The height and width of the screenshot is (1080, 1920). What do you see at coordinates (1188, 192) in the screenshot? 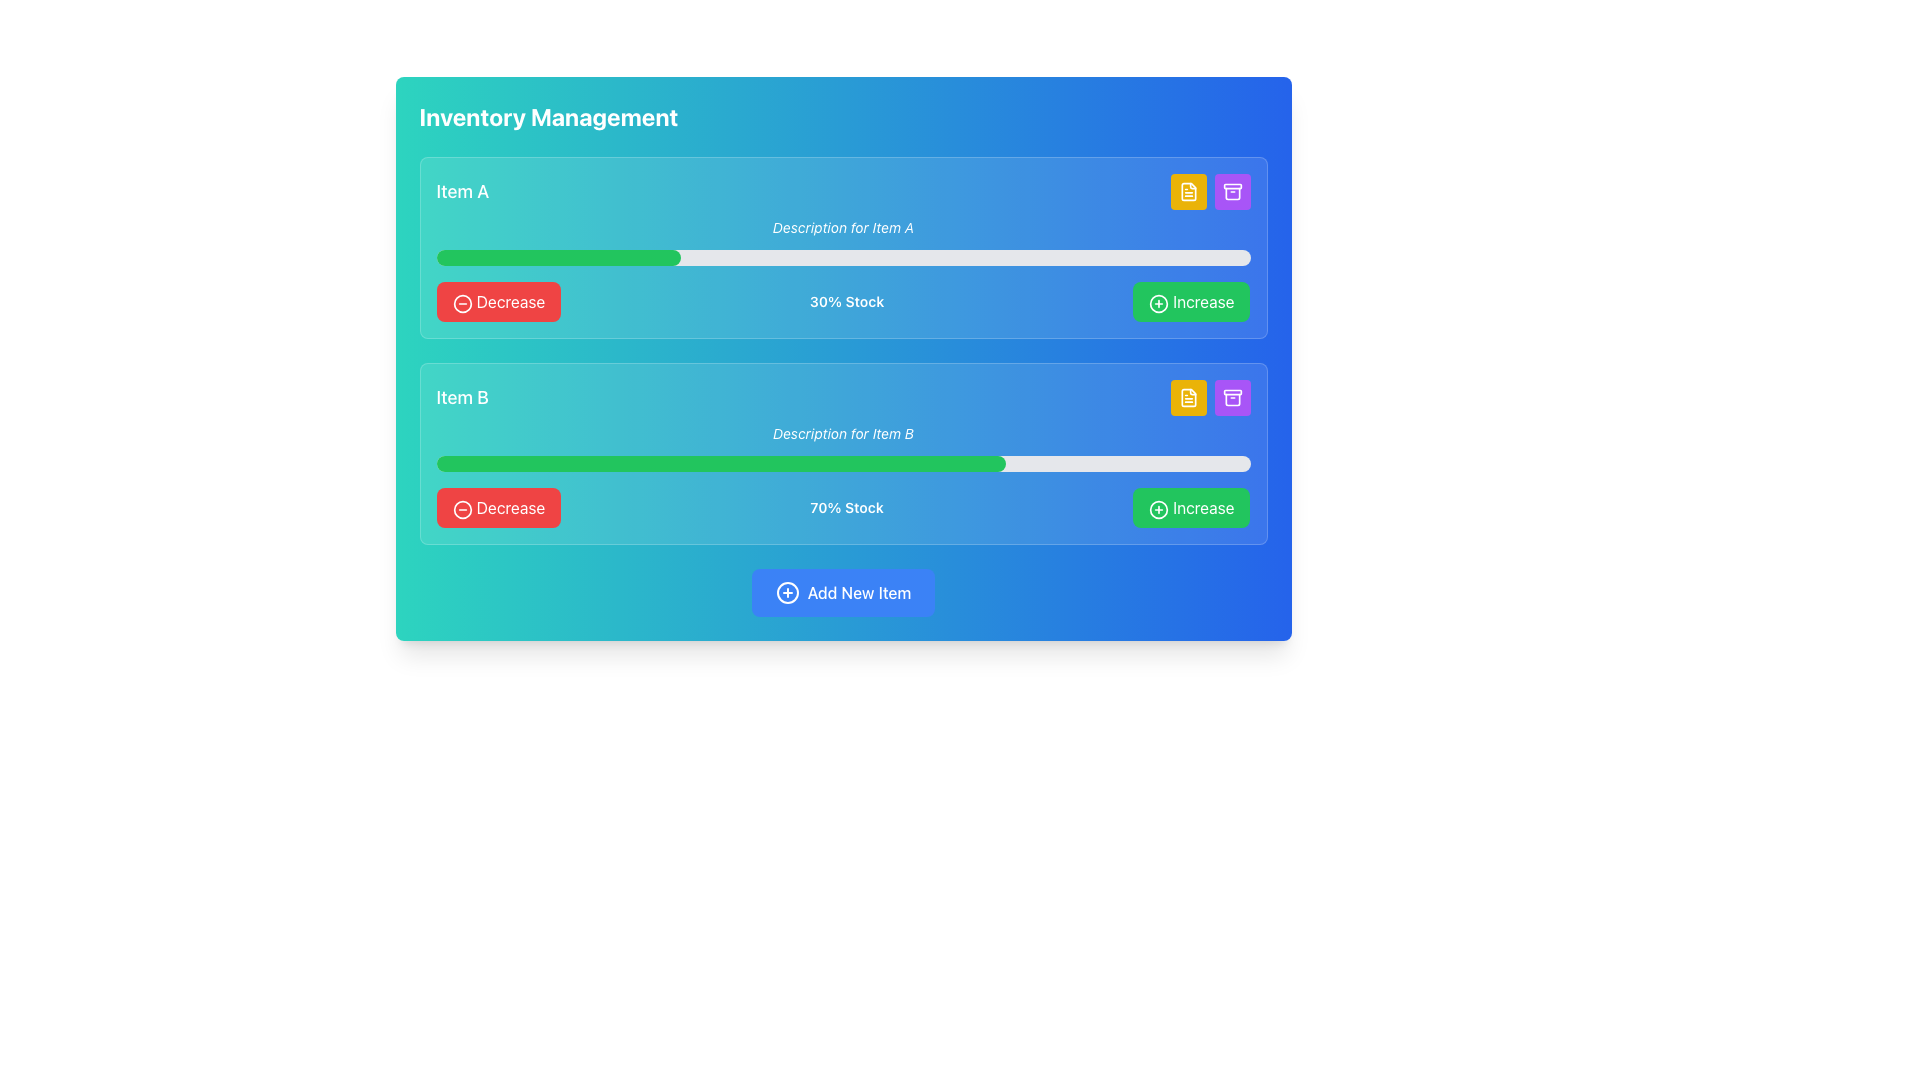
I see `the first yellow button located to the far right within the control panel for 'Item A', adjacent to a purple square button with an archive icon` at bounding box center [1188, 192].